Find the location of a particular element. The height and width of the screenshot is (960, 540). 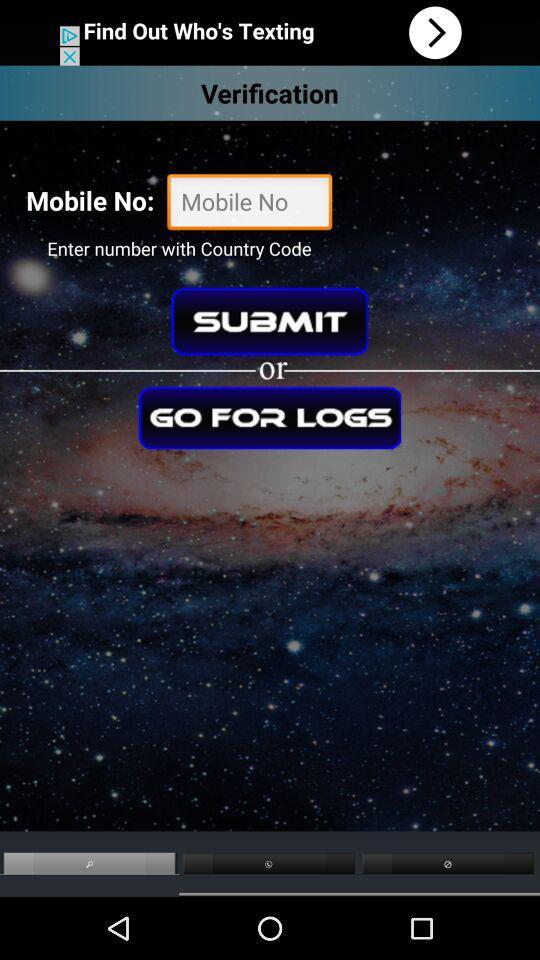

open page is located at coordinates (270, 31).